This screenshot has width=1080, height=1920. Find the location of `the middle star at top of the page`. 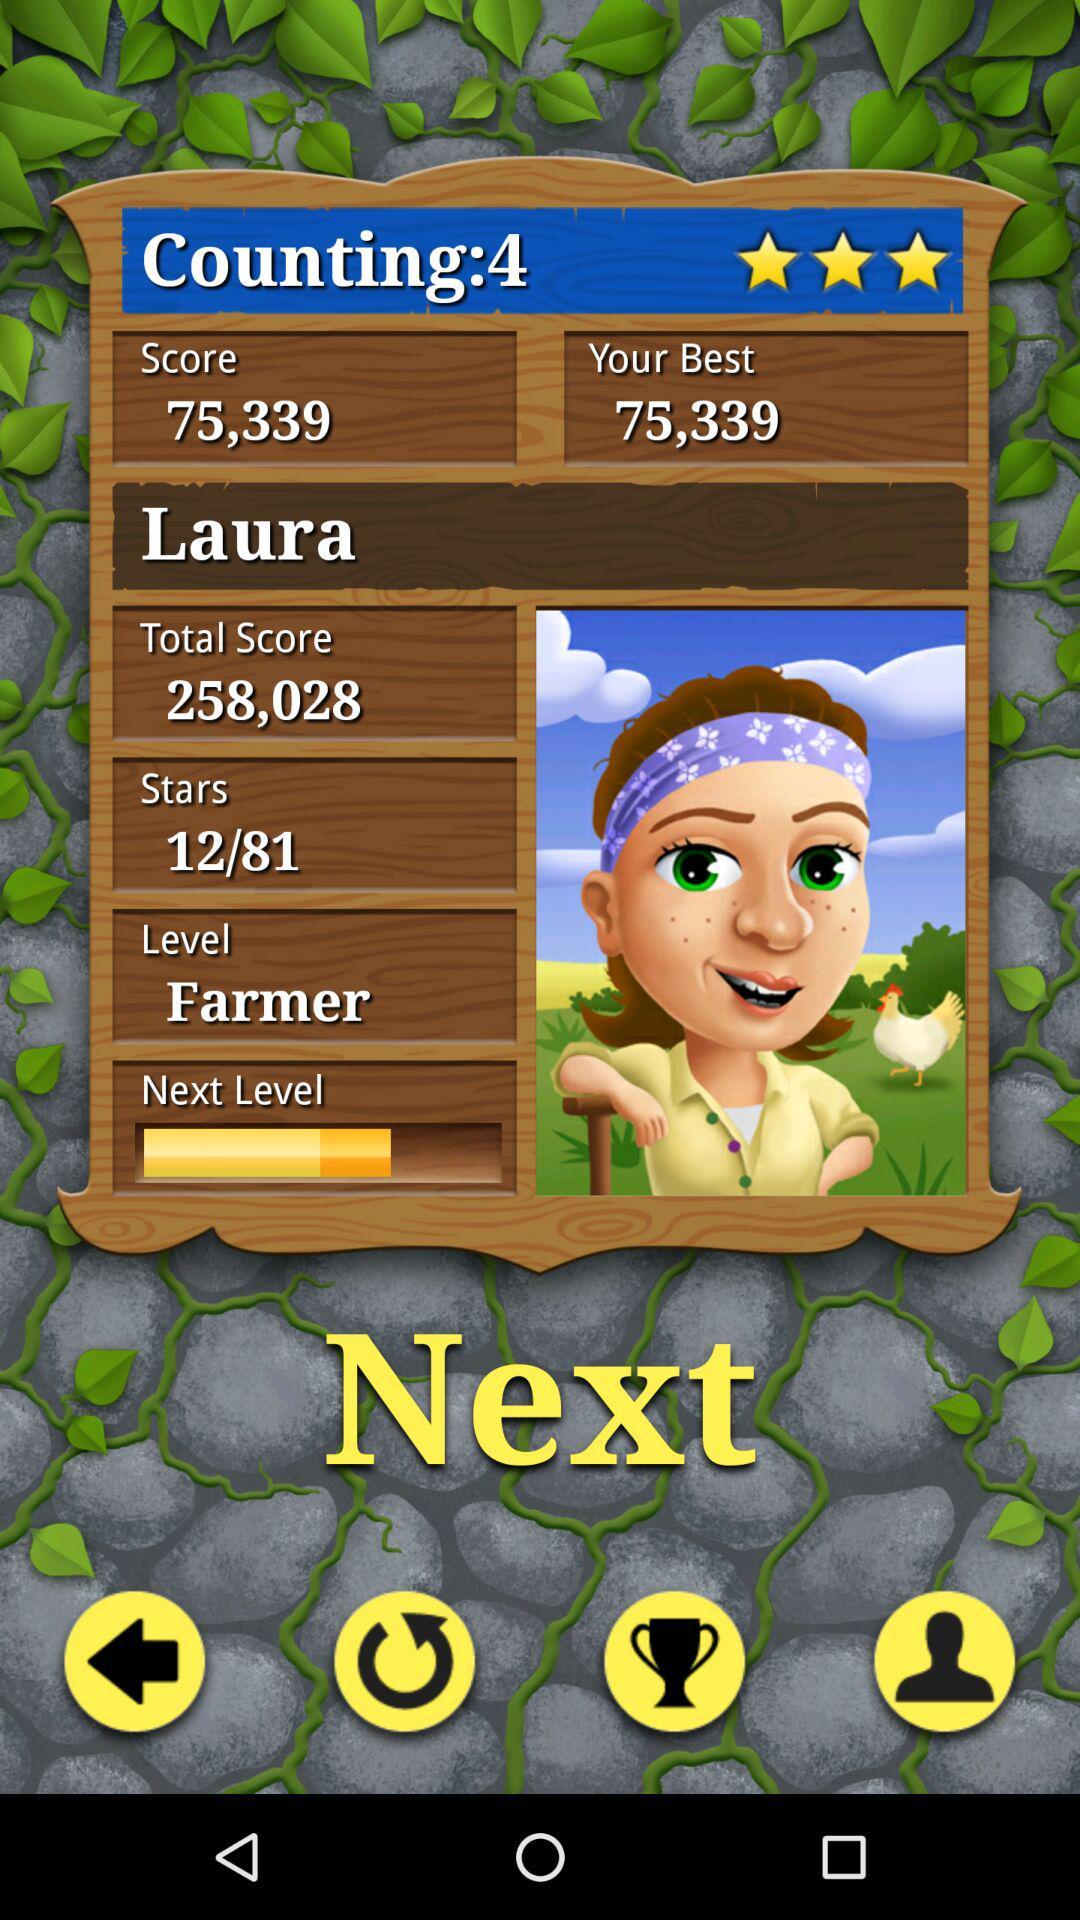

the middle star at top of the page is located at coordinates (843, 259).